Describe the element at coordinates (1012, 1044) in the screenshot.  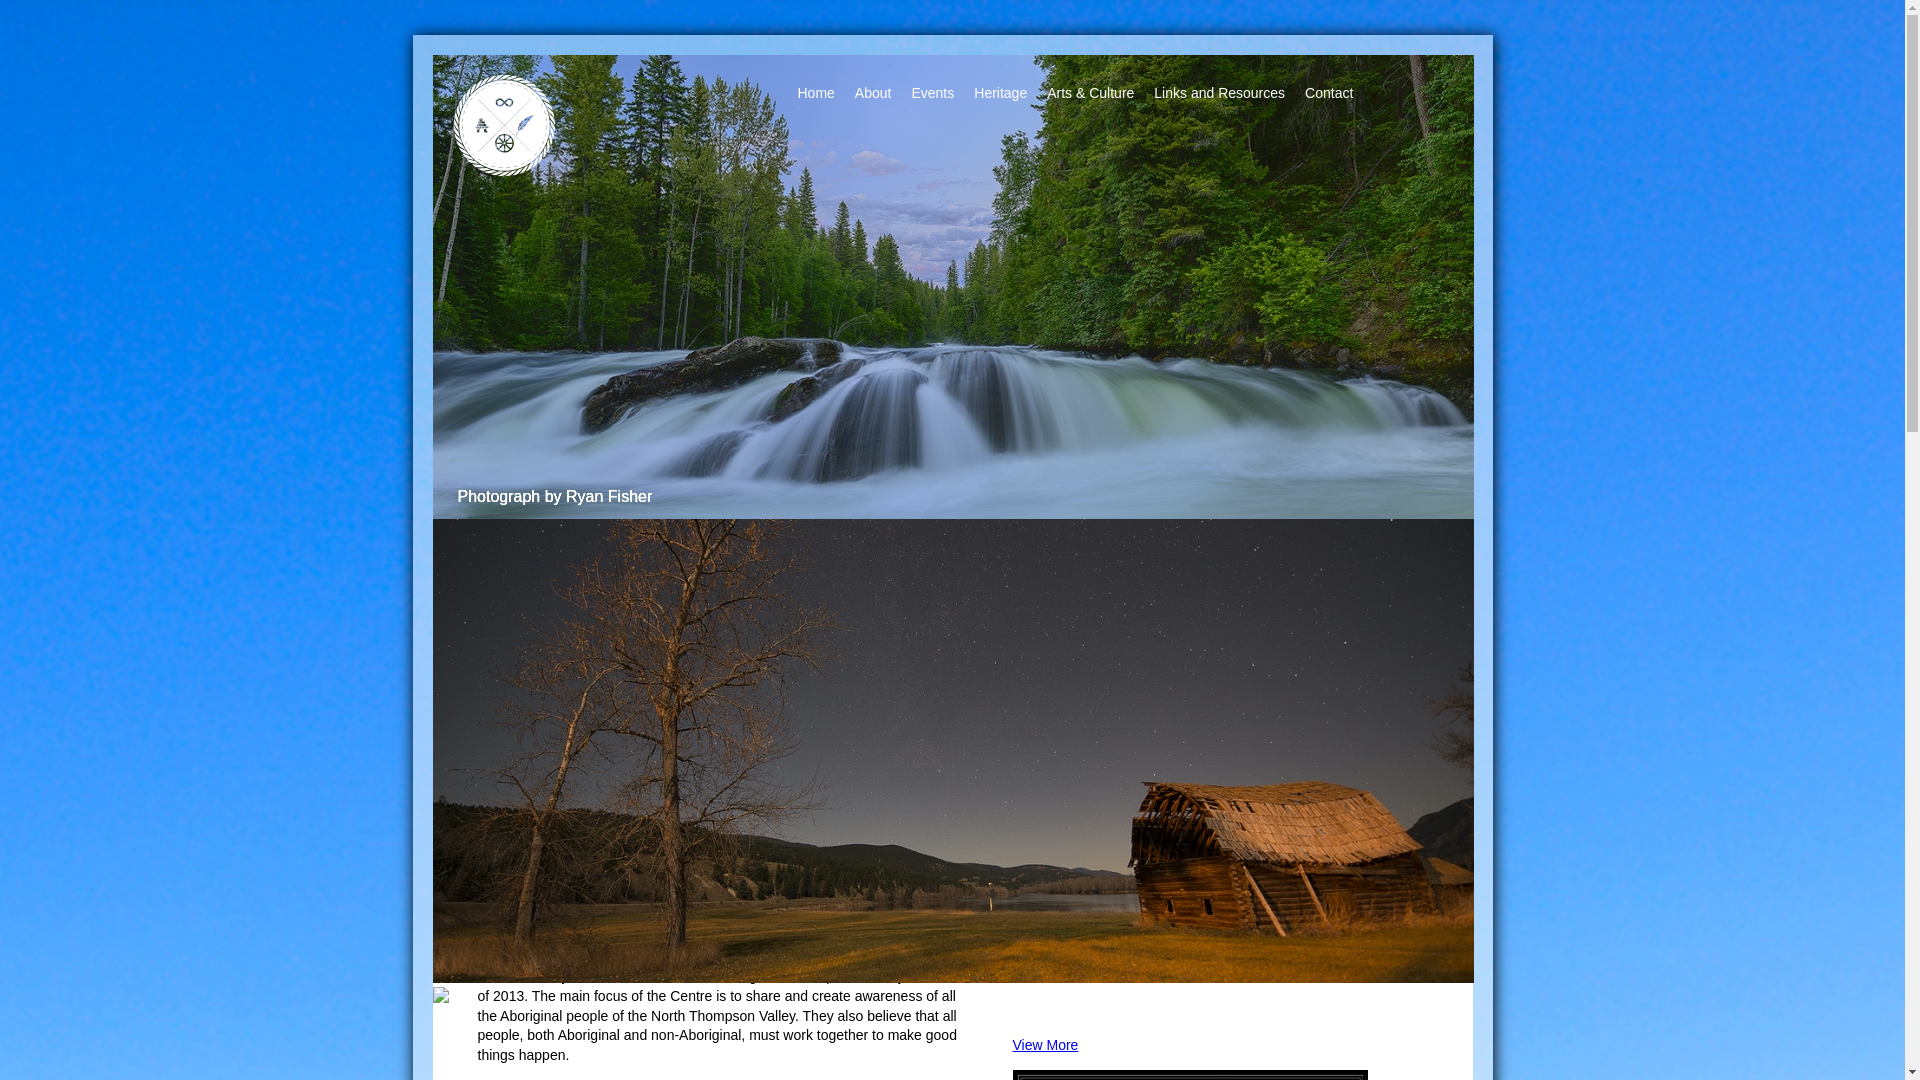
I see `'View More'` at that location.